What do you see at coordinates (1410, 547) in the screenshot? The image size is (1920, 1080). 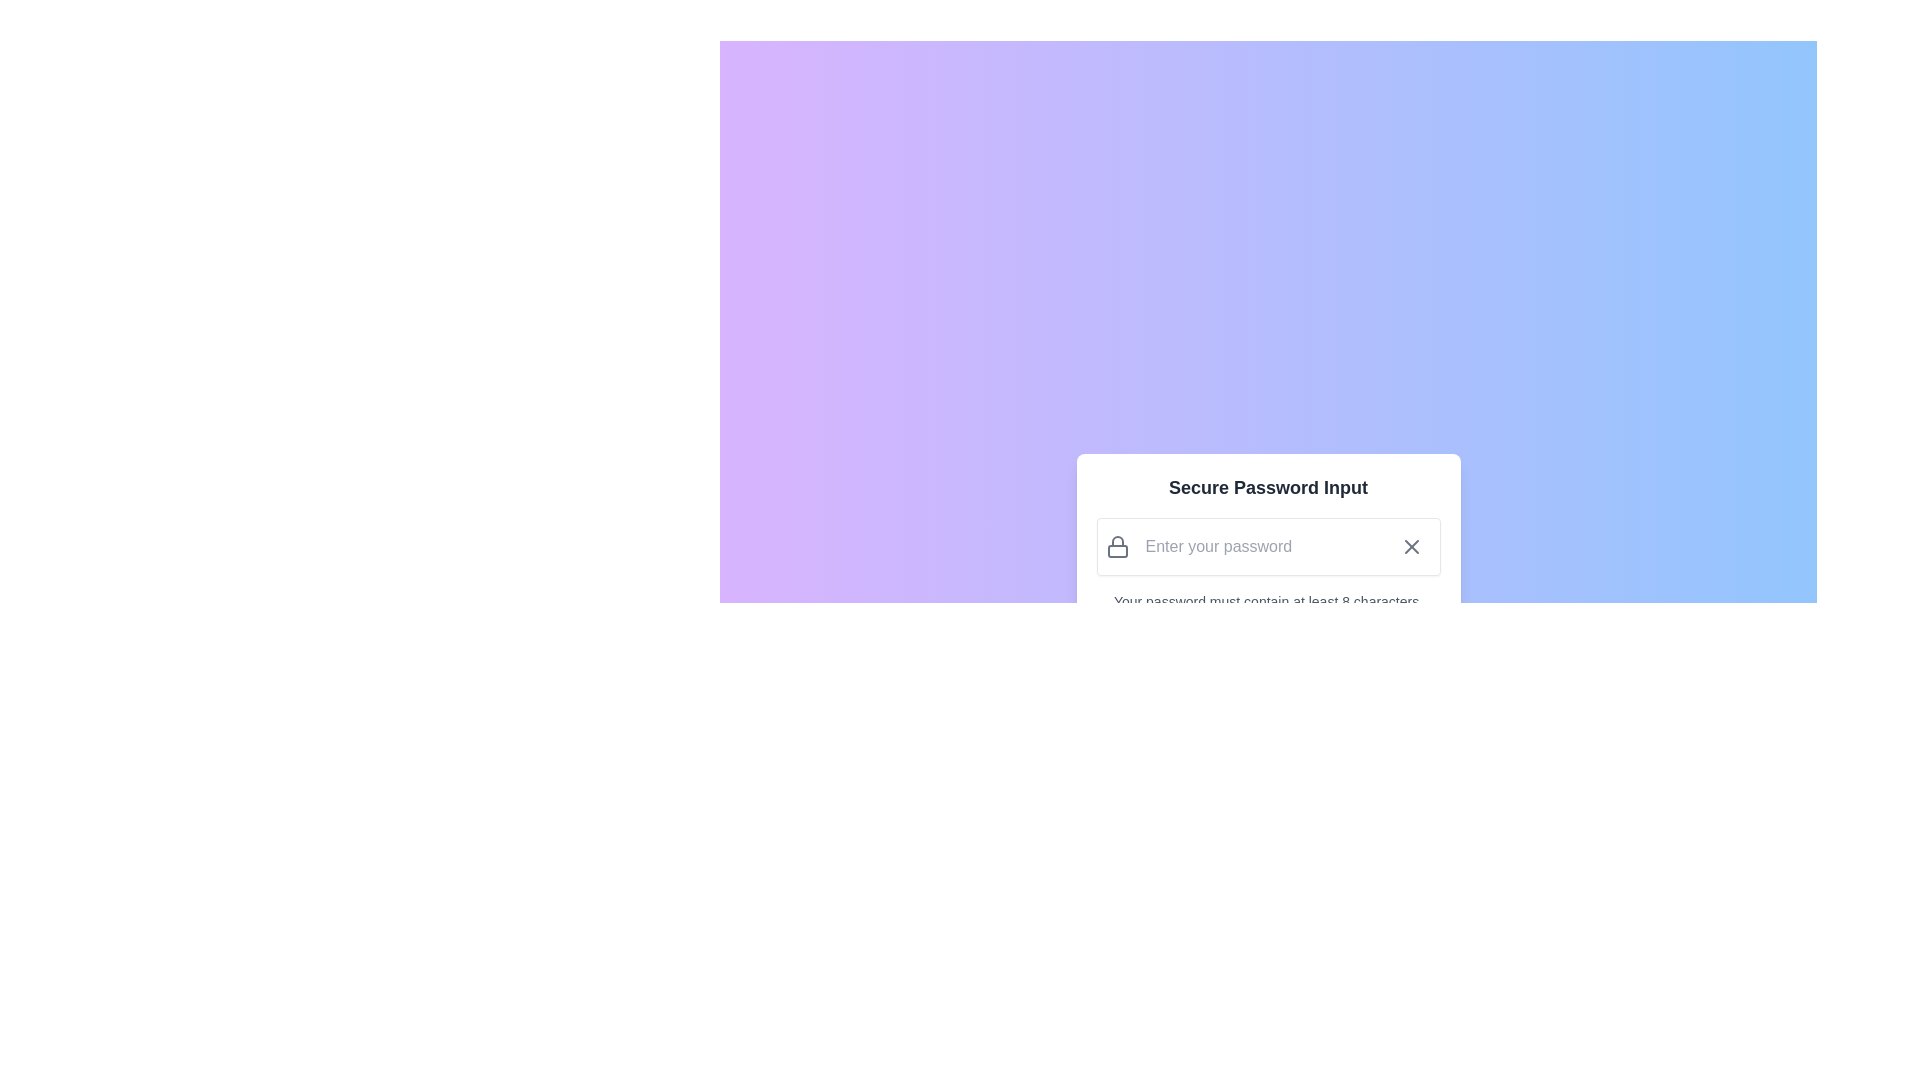 I see `the clear button icon located at the right end of the Secure Password Input field to clear any entered text` at bounding box center [1410, 547].